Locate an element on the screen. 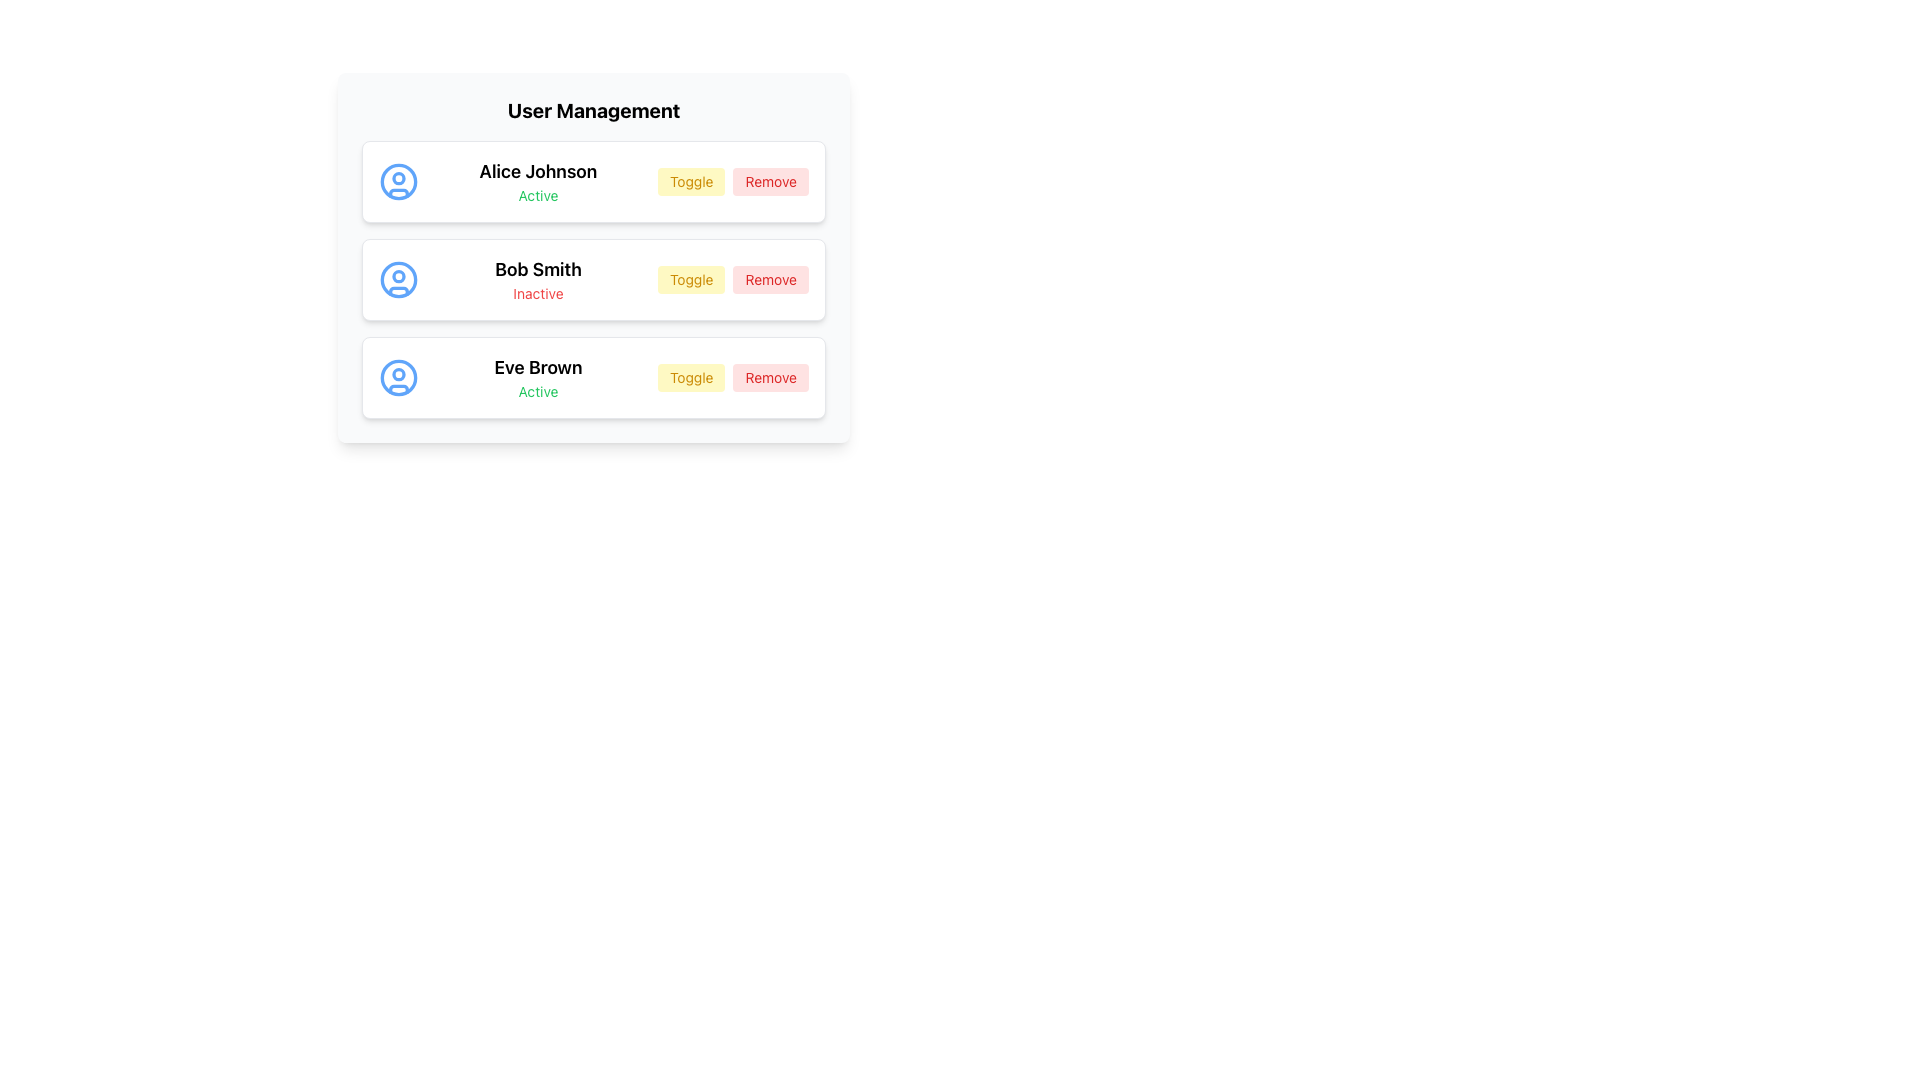 The image size is (1920, 1080). the text label indicating the status of 'Eve Brown' which is labeled as 'Active', located beneath her name in the User Management panel is located at coordinates (538, 392).